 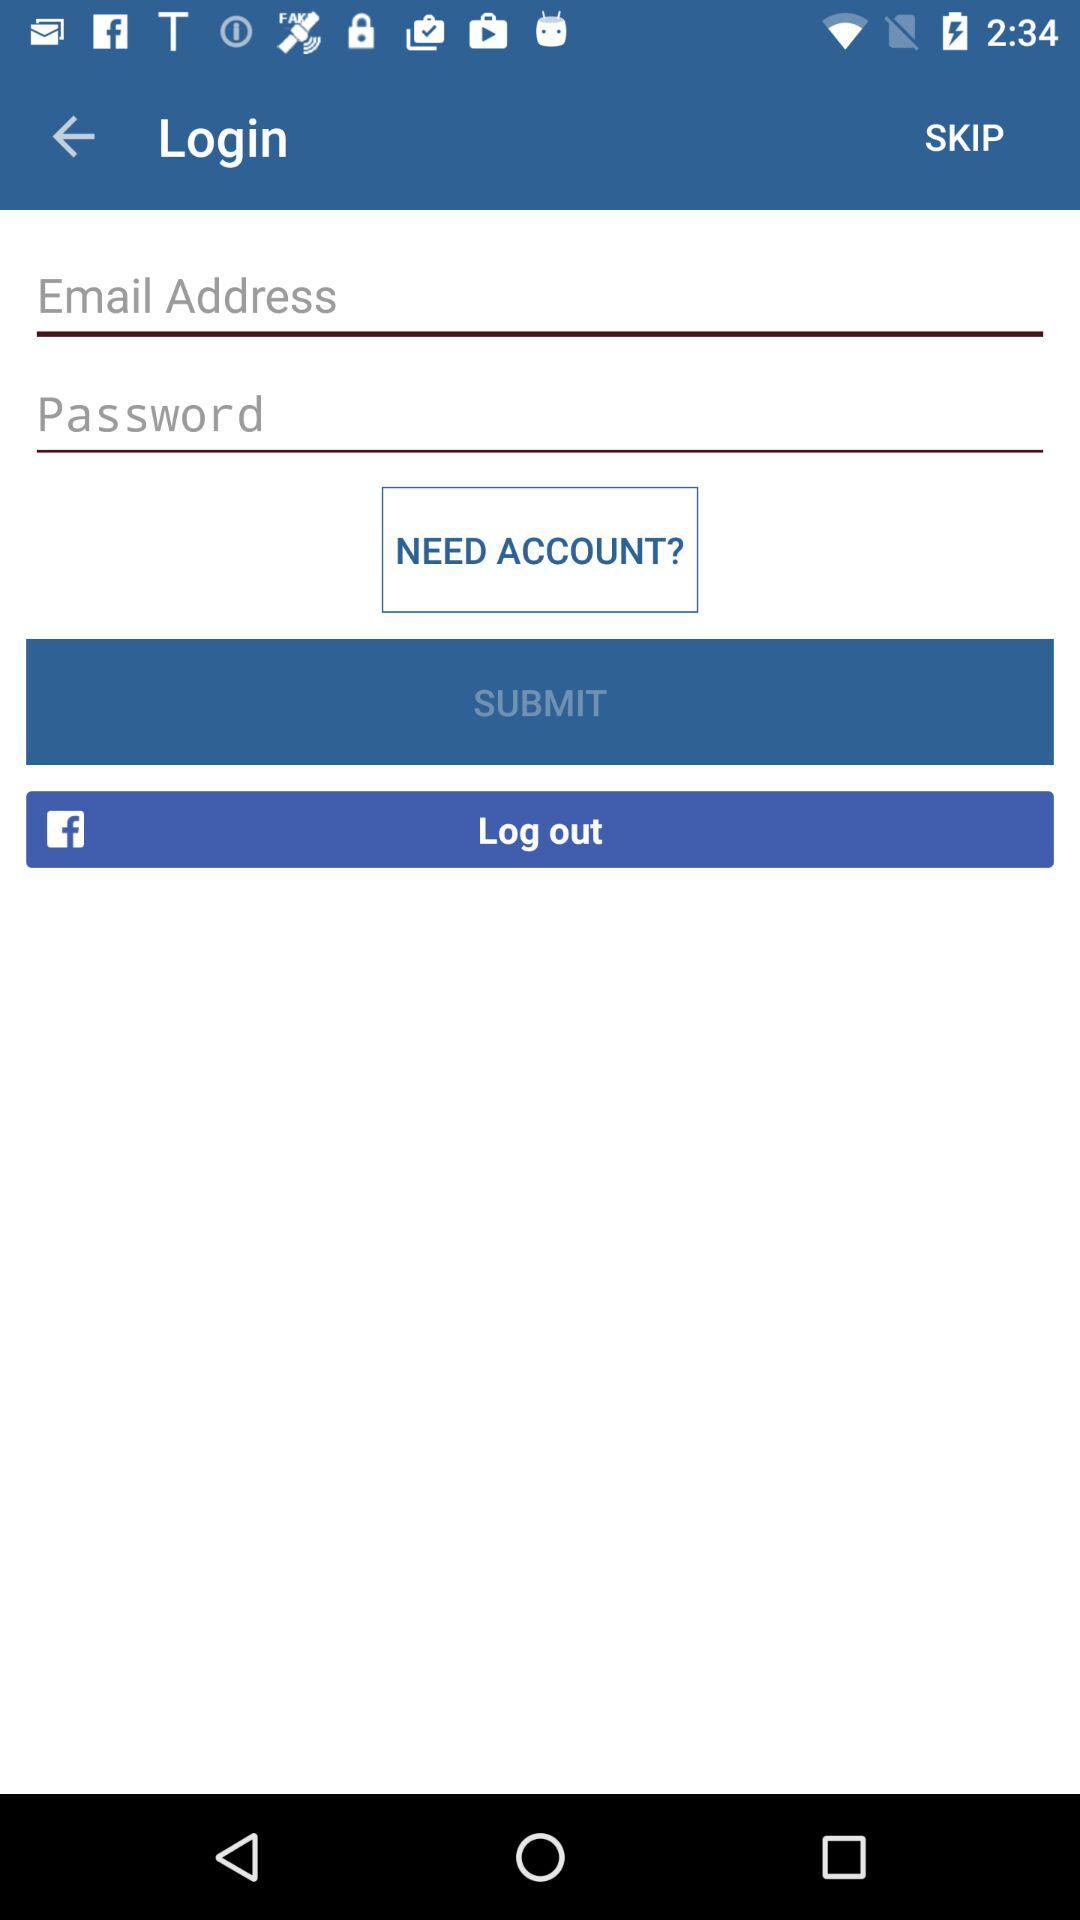 I want to click on the log out, so click(x=540, y=829).